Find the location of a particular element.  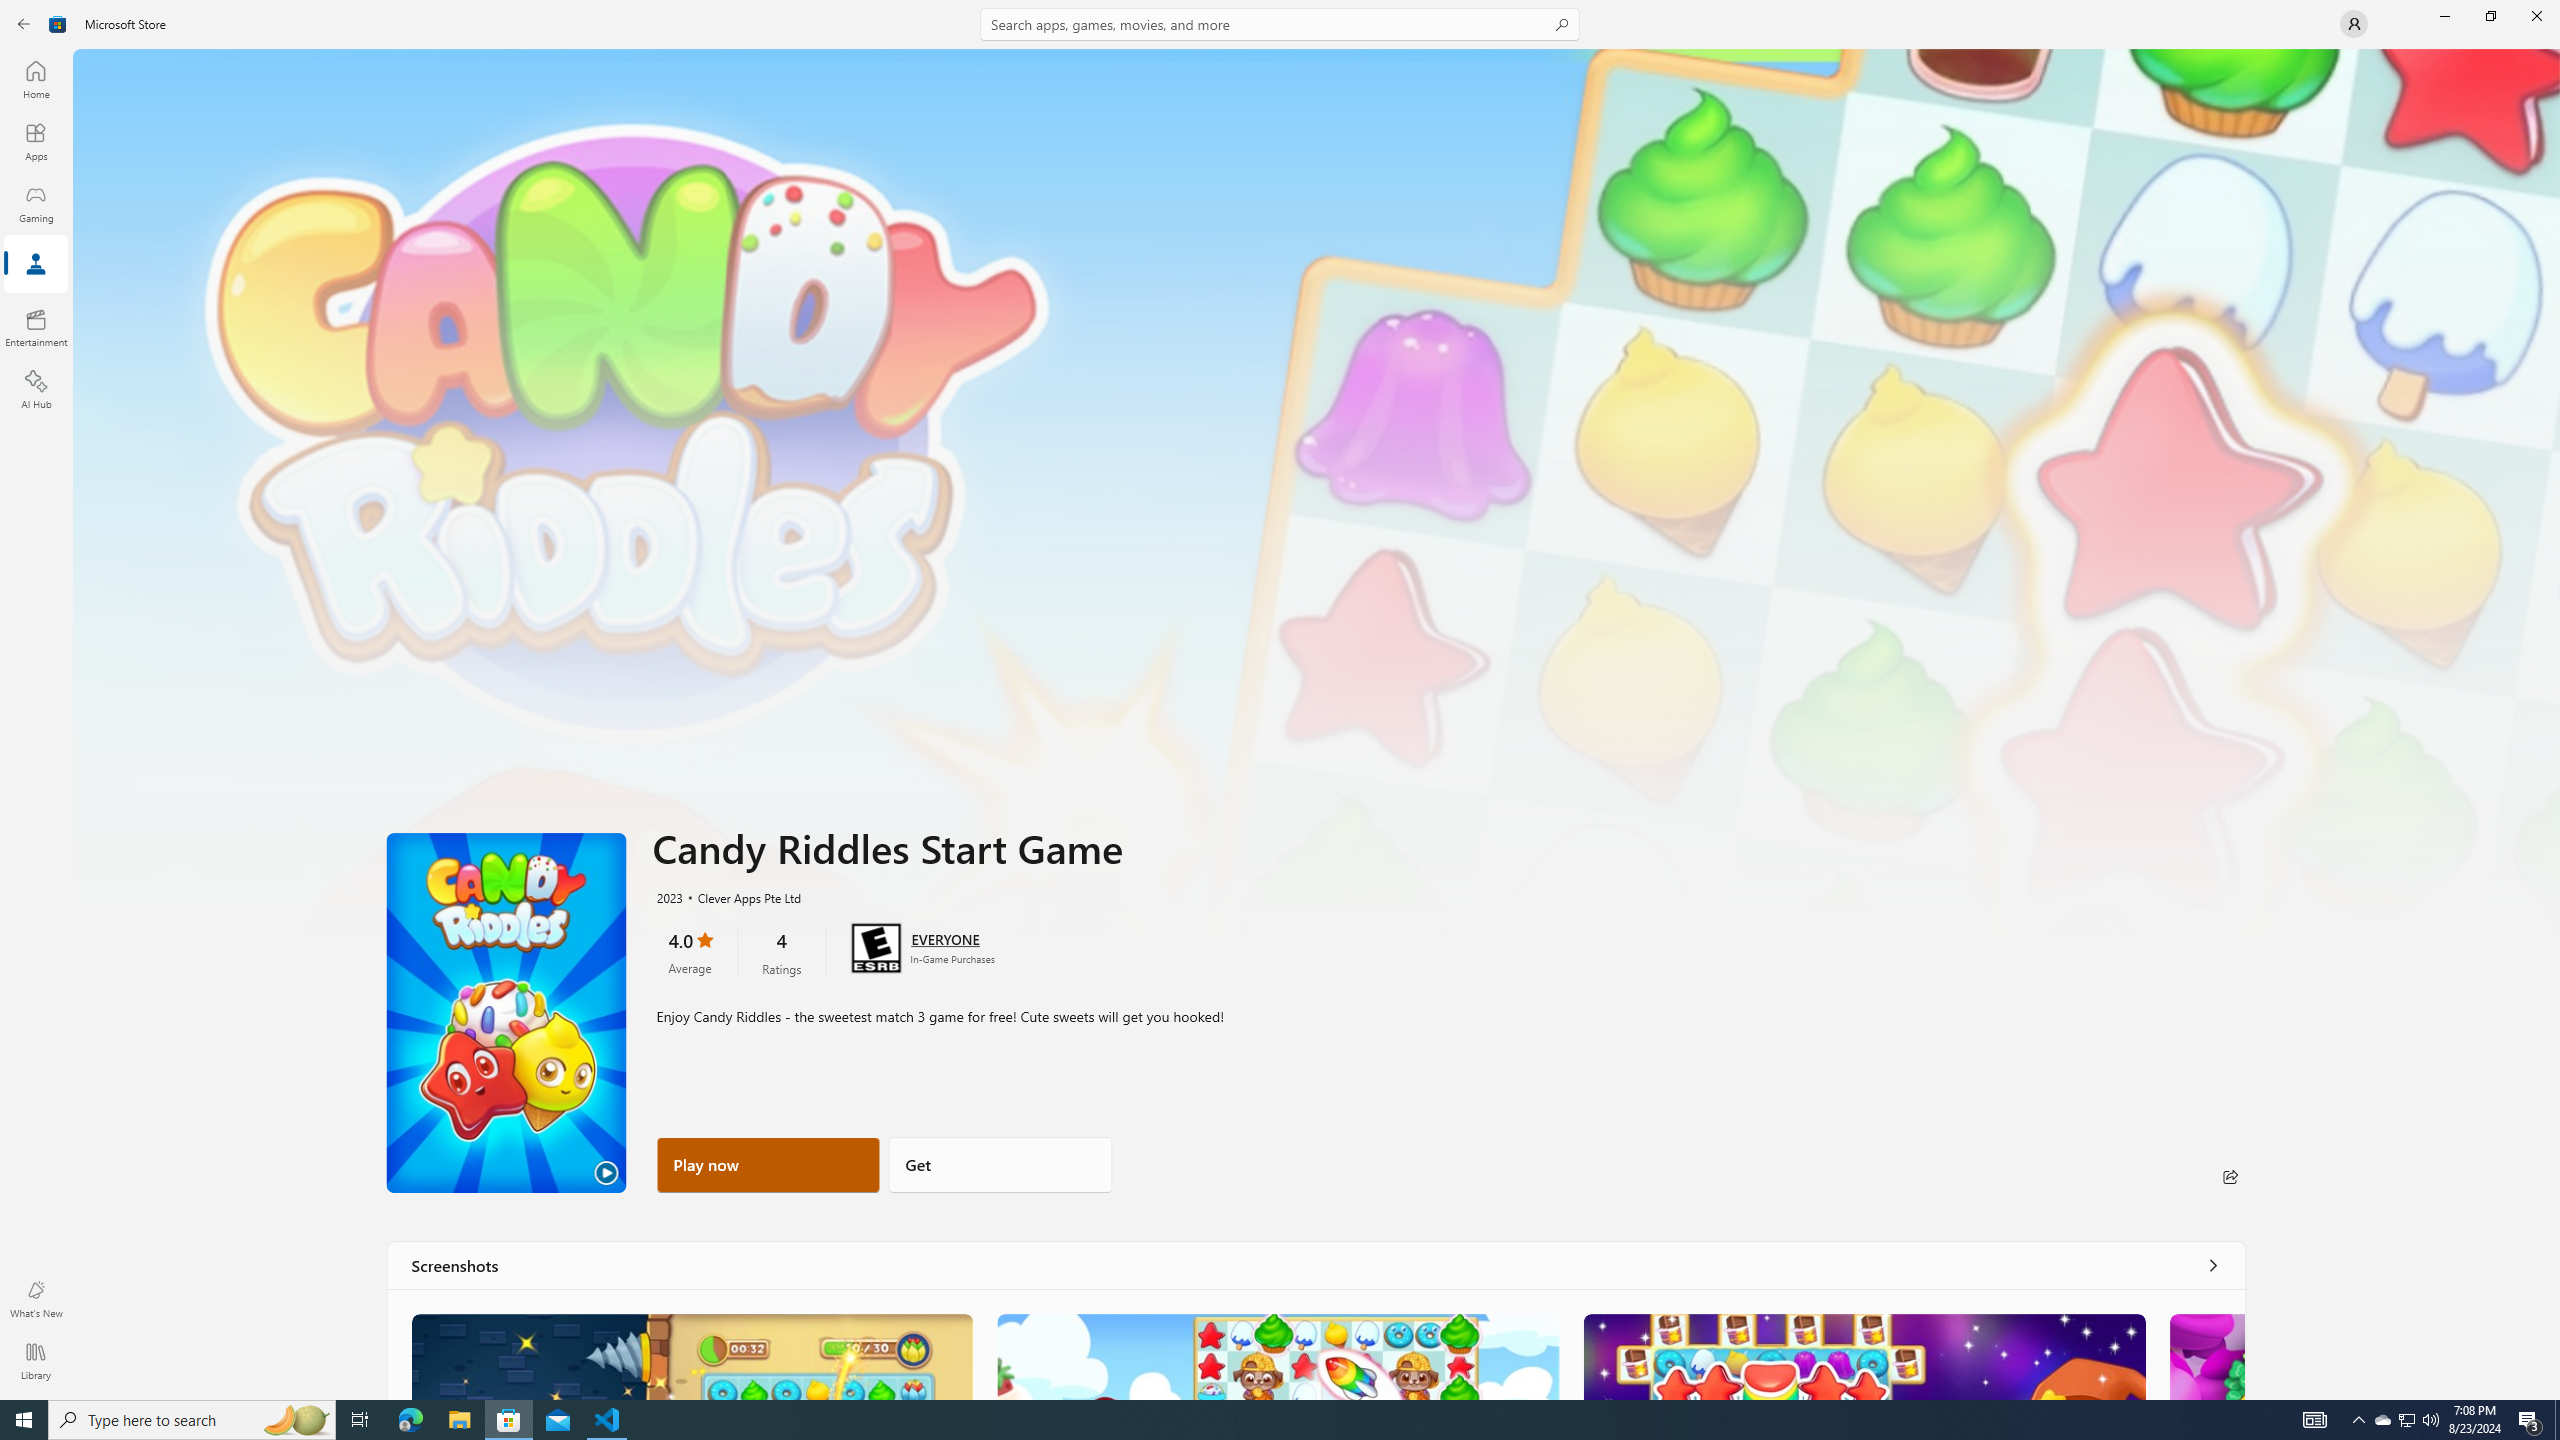

'Age rating: EVERYONE. Click for more information.' is located at coordinates (943, 938).